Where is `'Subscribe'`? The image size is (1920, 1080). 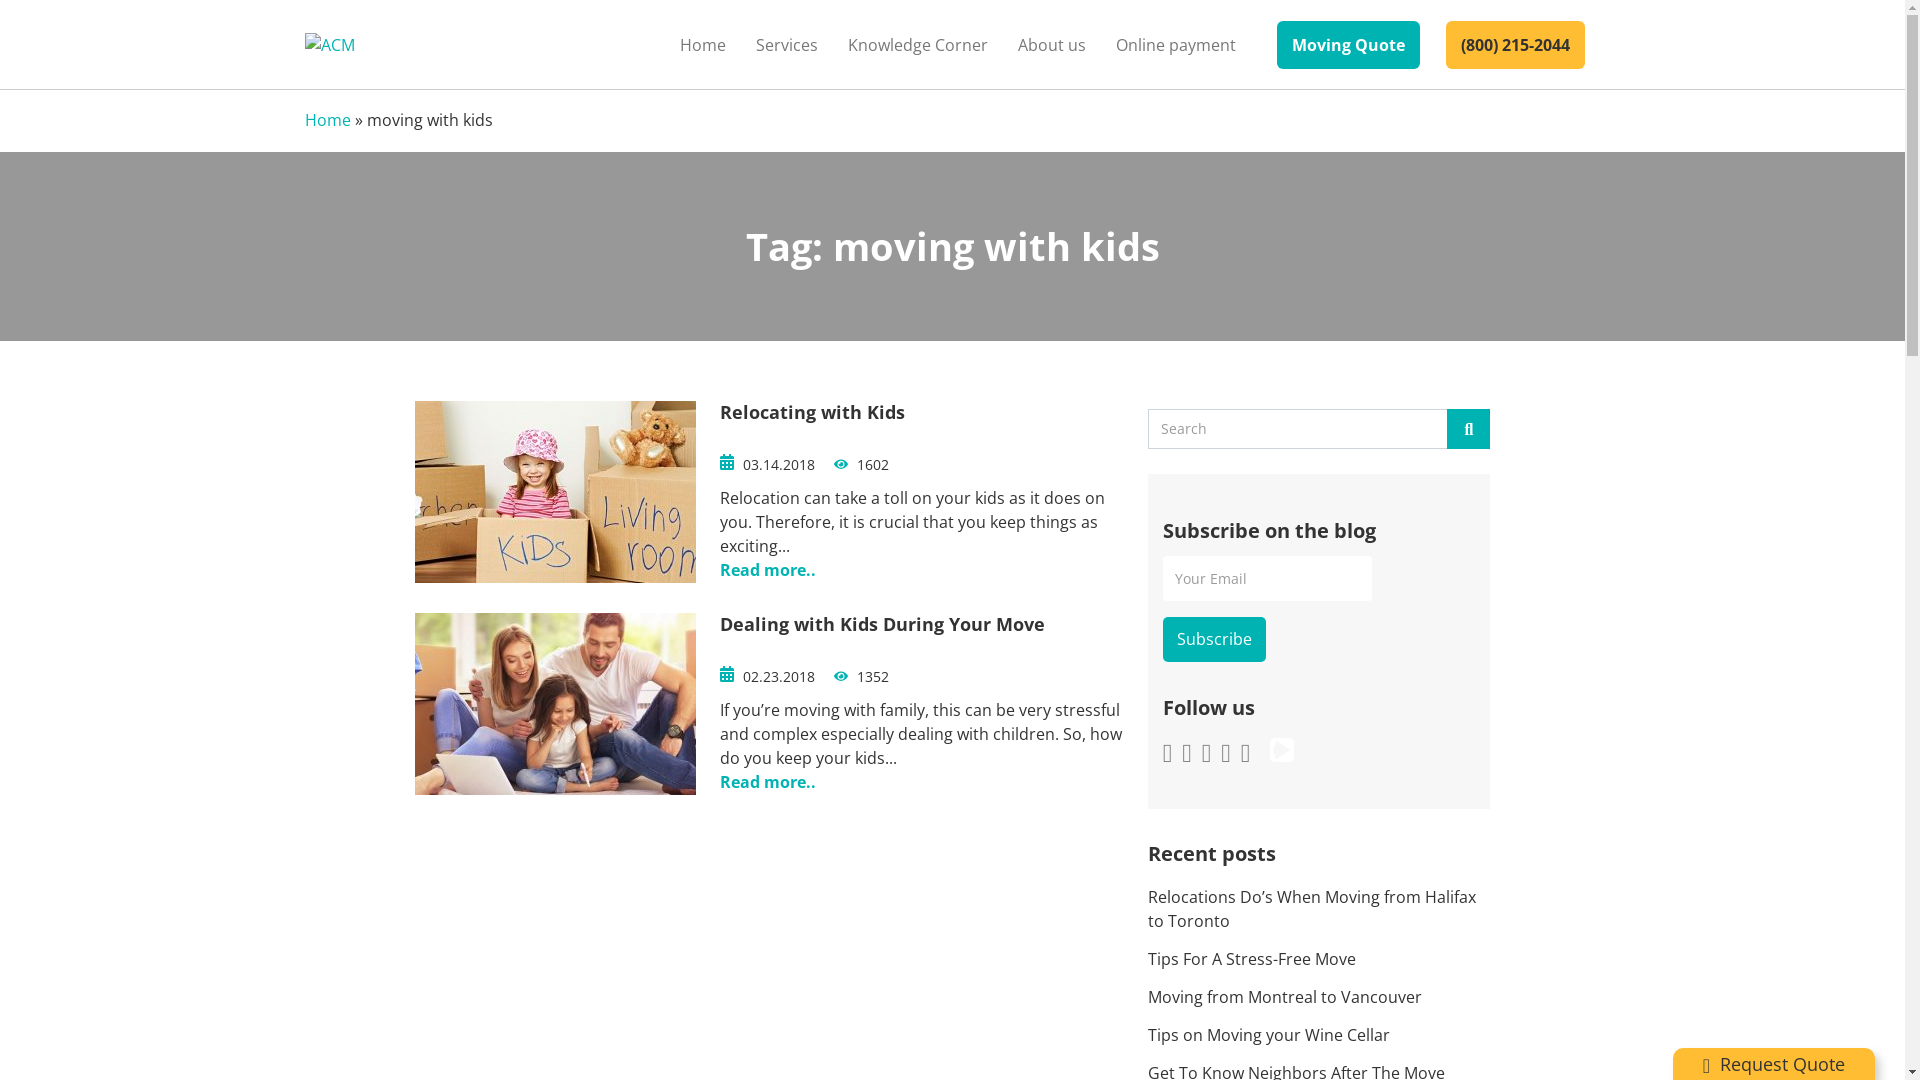 'Subscribe' is located at coordinates (1213, 639).